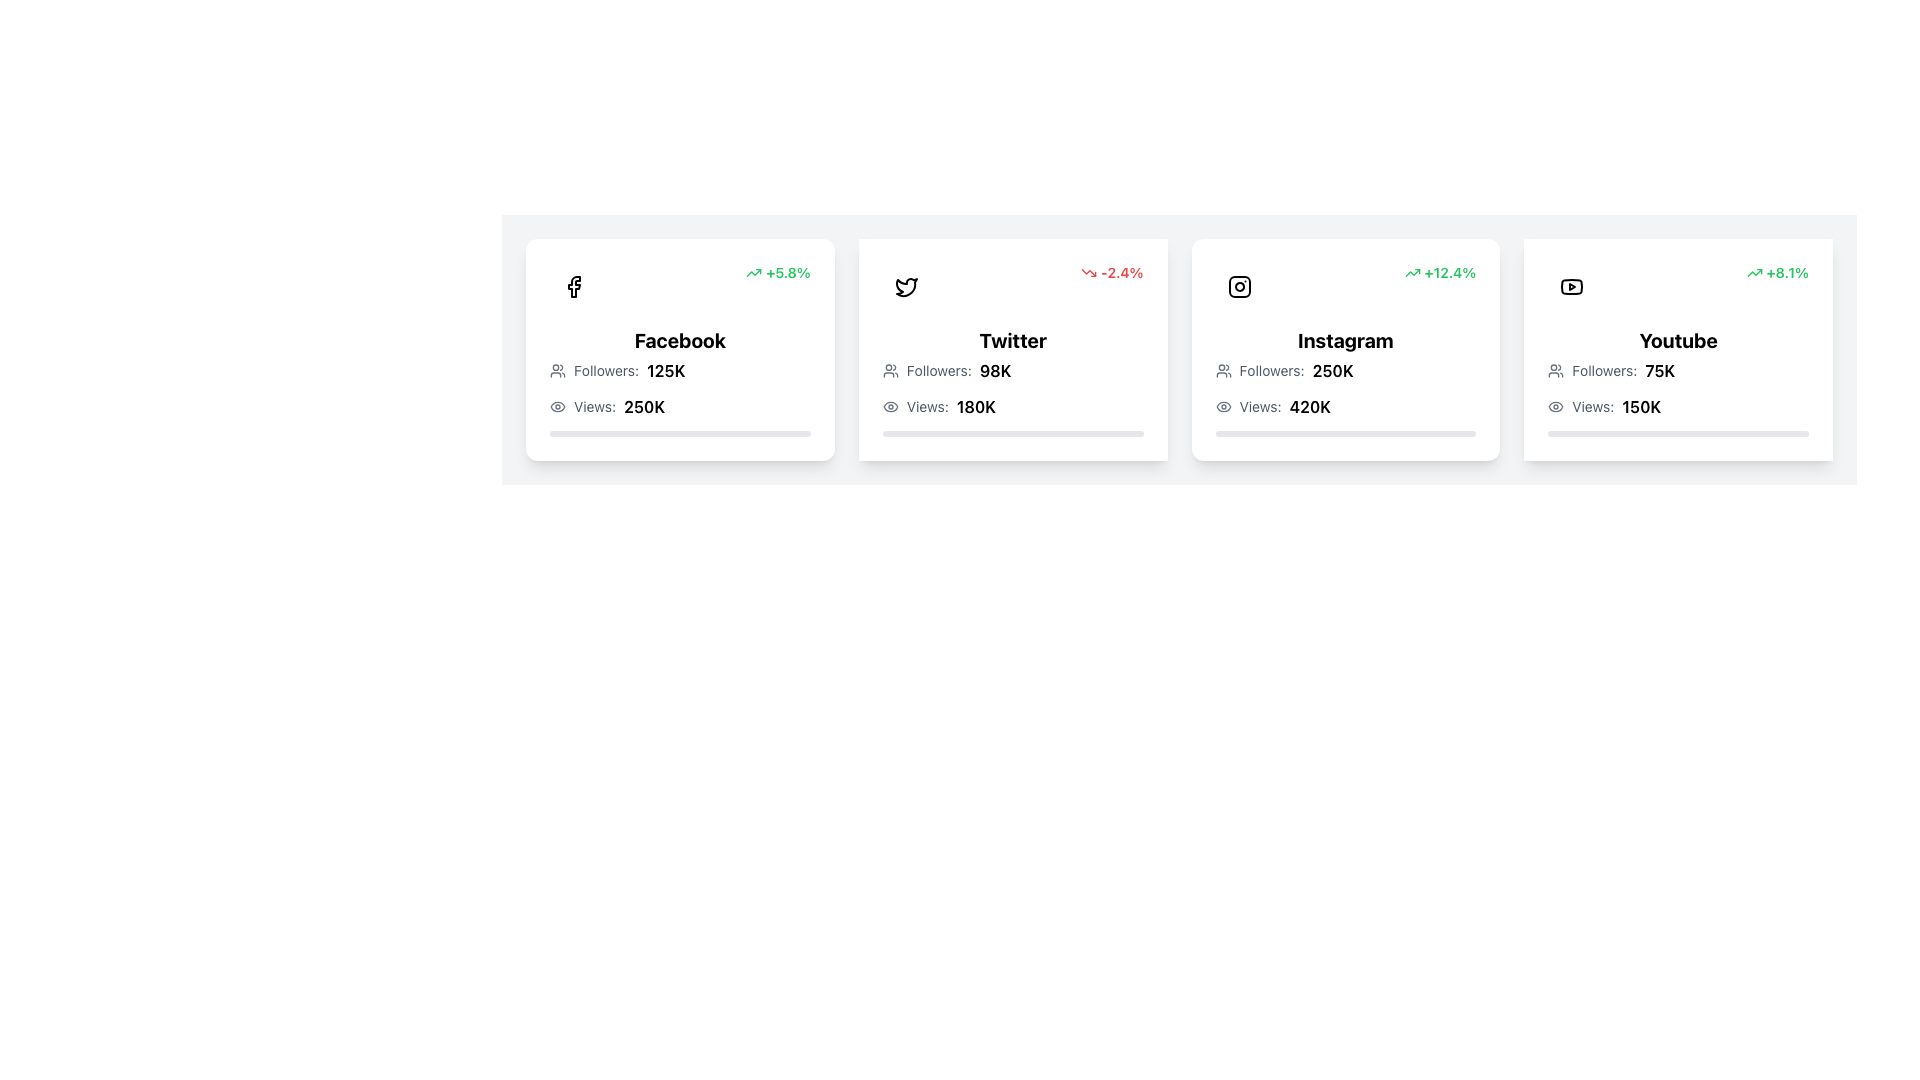 This screenshot has height=1080, width=1920. What do you see at coordinates (938, 370) in the screenshot?
I see `the 'Followers:' label, which is a small gray text element positioned near a user icon and the number '98K' in the Twitter information display` at bounding box center [938, 370].